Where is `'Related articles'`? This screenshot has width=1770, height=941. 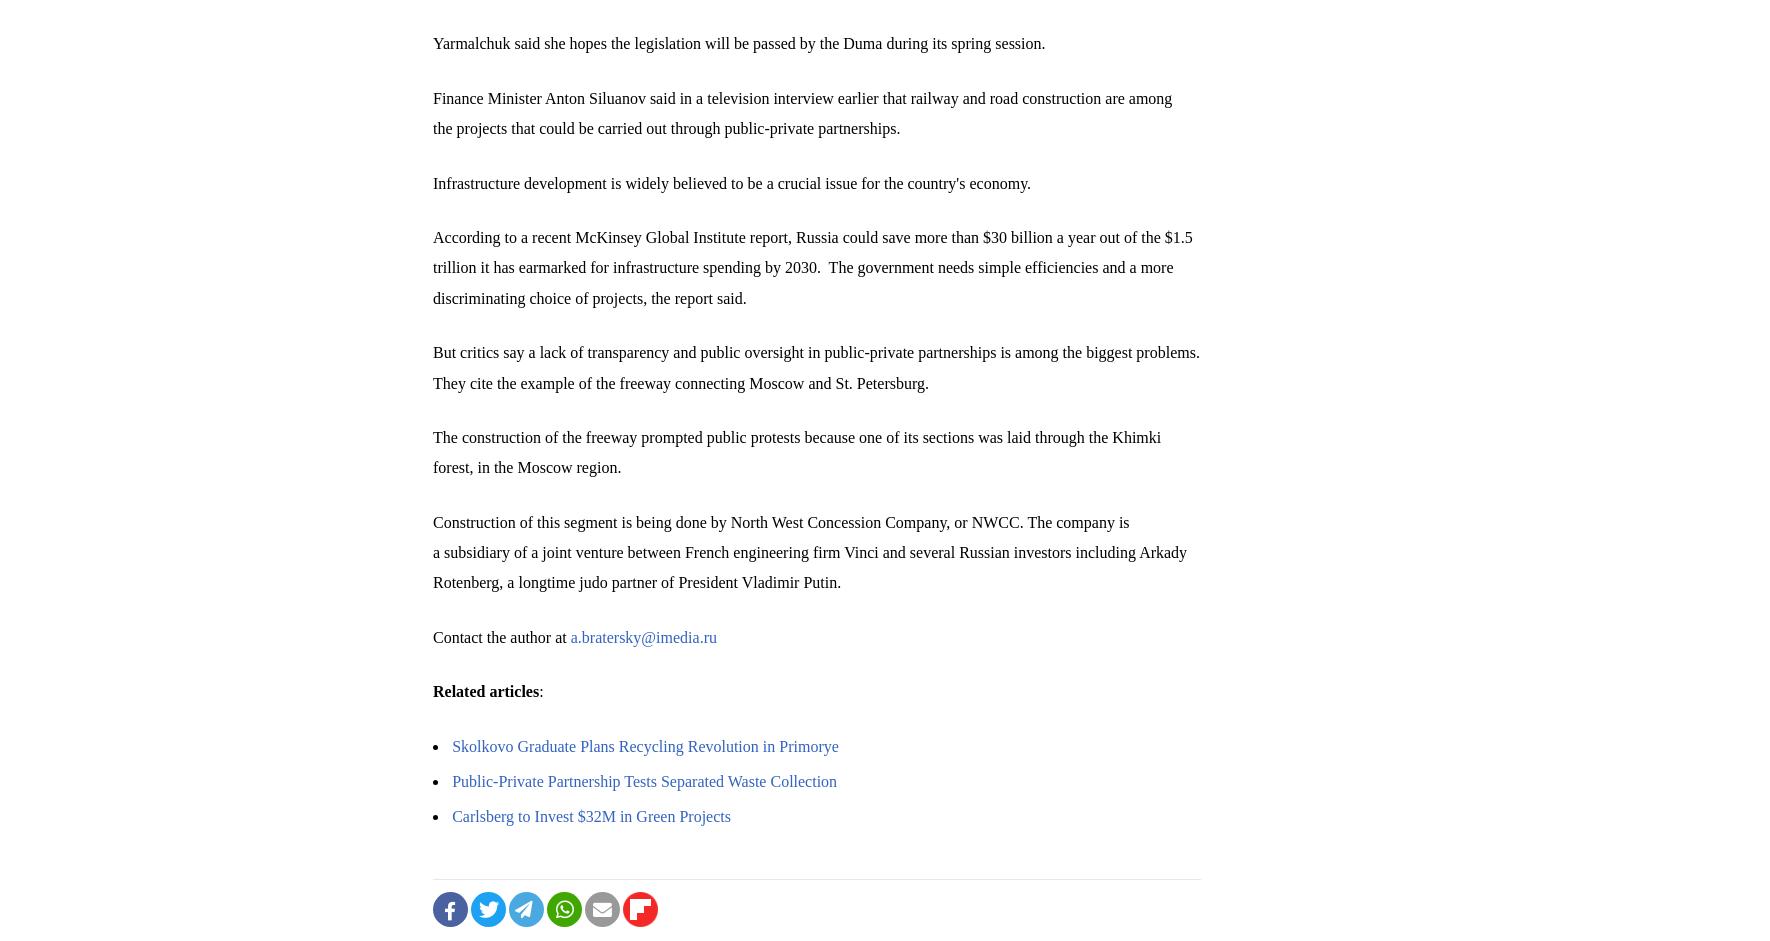 'Related articles' is located at coordinates (486, 691).